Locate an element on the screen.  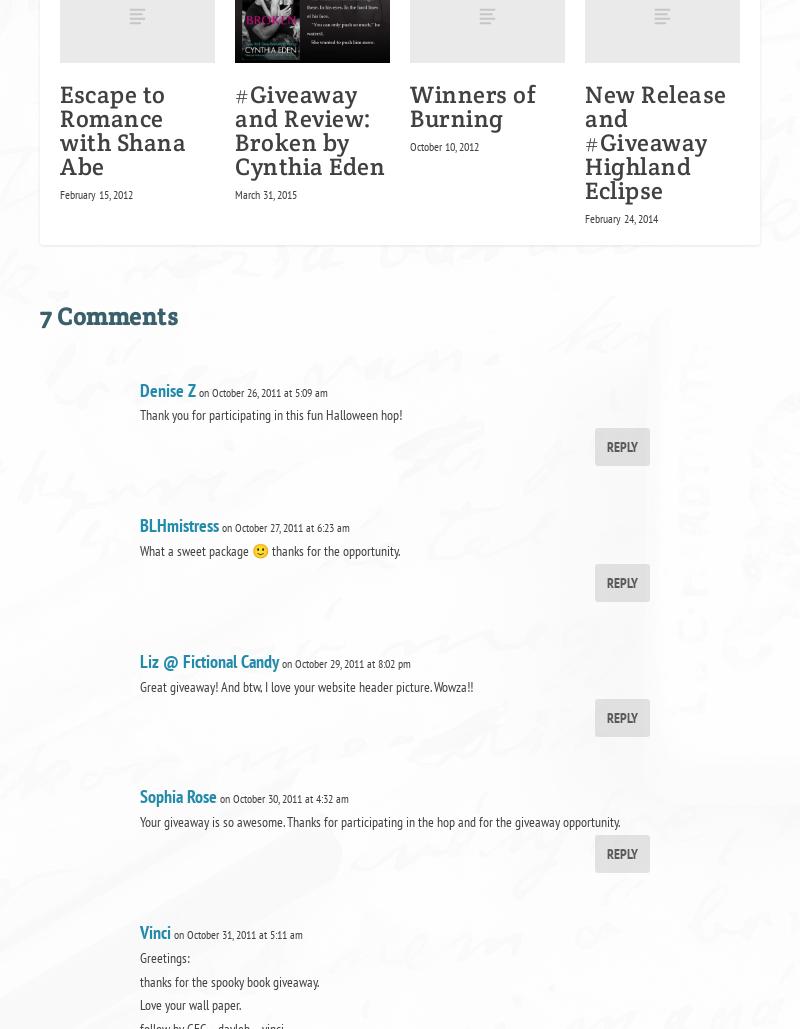
'February 24, 2014' is located at coordinates (621, 217).